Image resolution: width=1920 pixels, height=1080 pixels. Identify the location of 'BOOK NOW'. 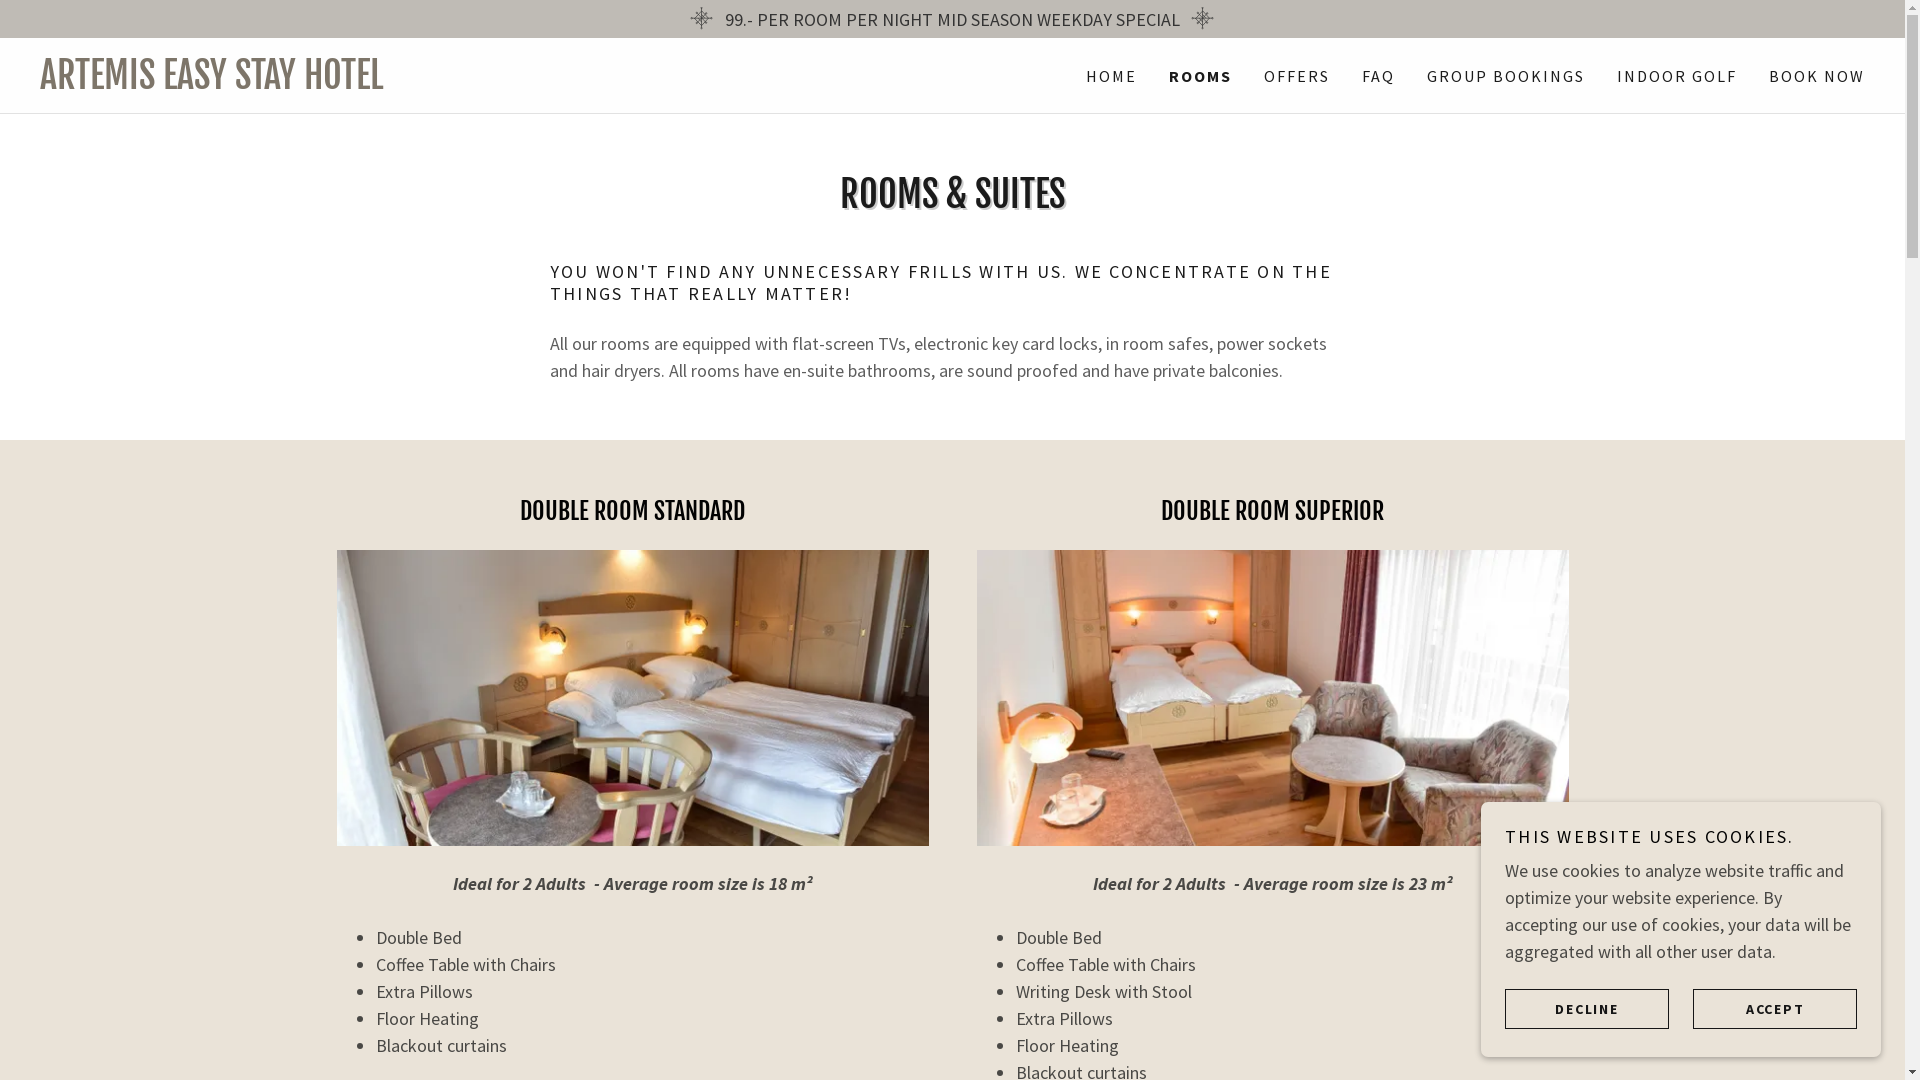
(1762, 75).